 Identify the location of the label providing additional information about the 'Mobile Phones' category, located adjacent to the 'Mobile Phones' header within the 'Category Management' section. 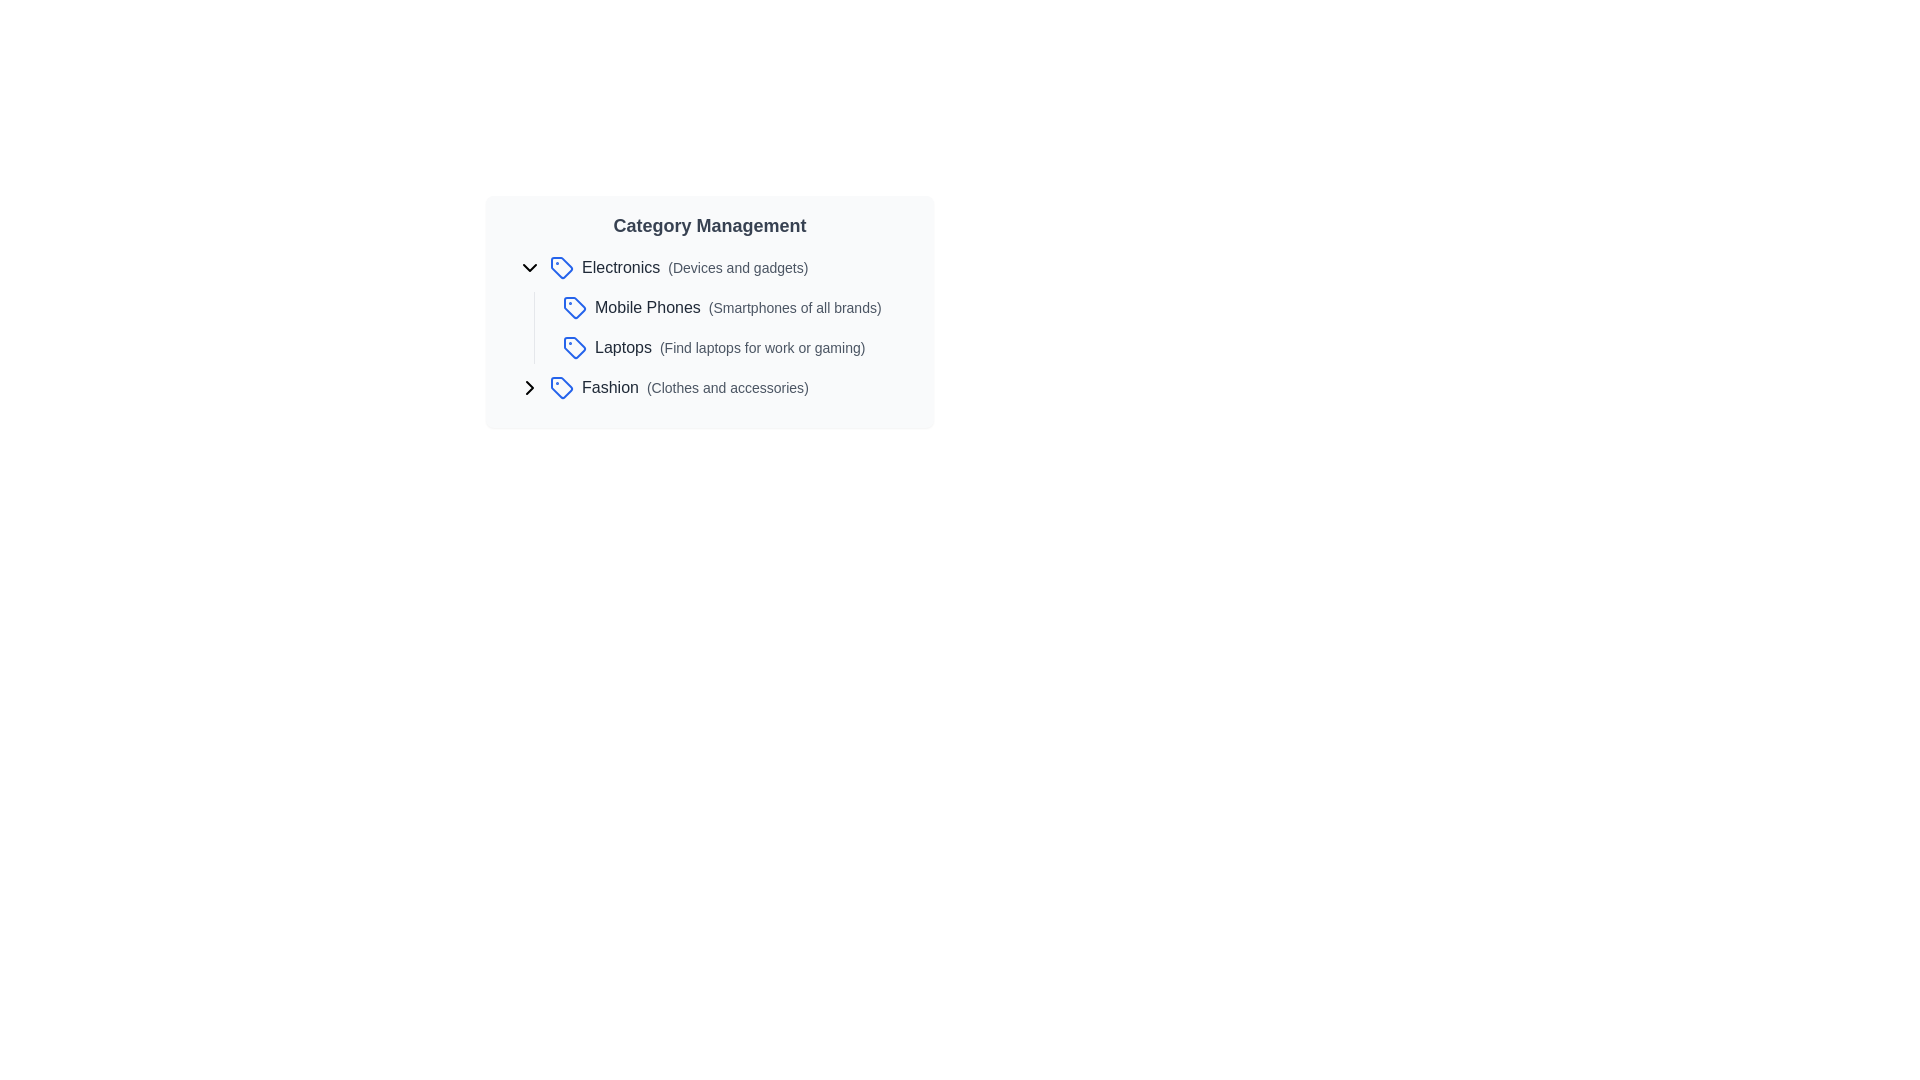
(794, 308).